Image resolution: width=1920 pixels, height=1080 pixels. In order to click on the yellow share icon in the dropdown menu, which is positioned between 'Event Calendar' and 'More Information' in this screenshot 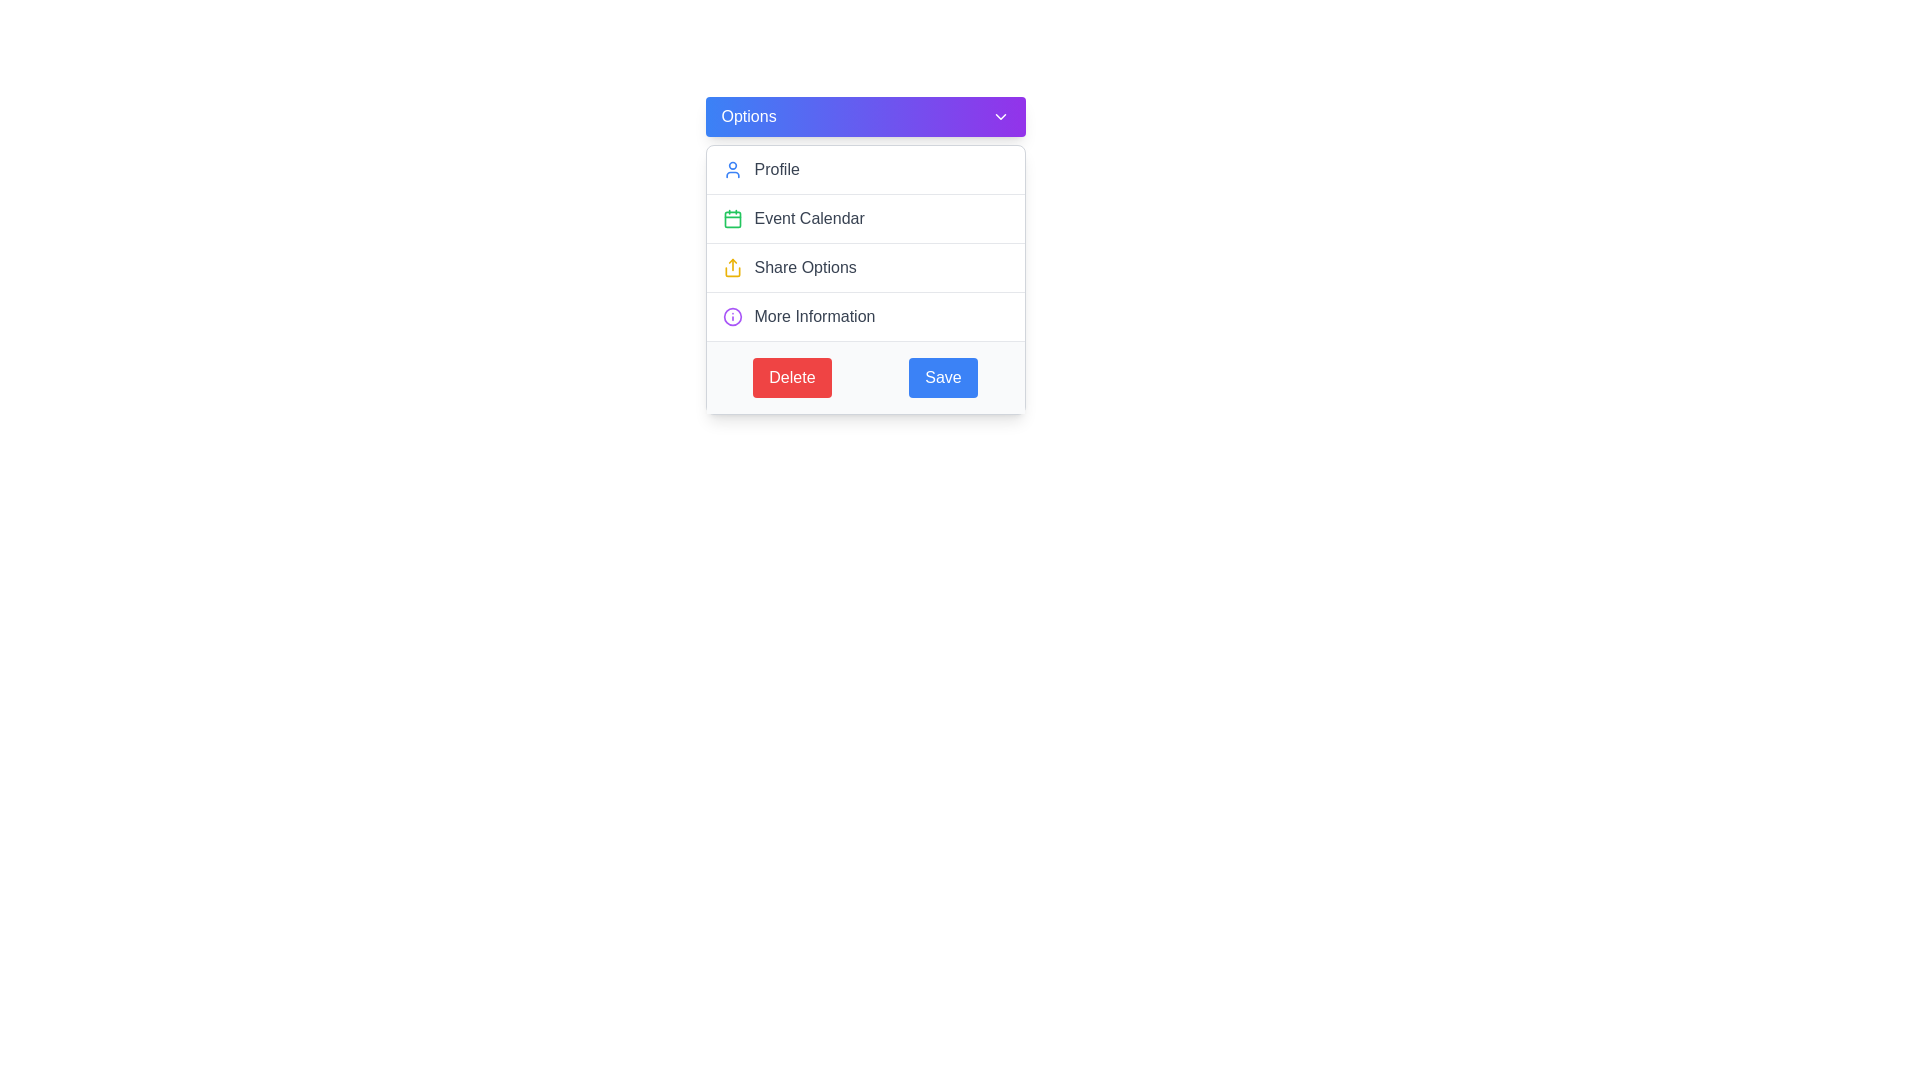, I will do `click(731, 266)`.